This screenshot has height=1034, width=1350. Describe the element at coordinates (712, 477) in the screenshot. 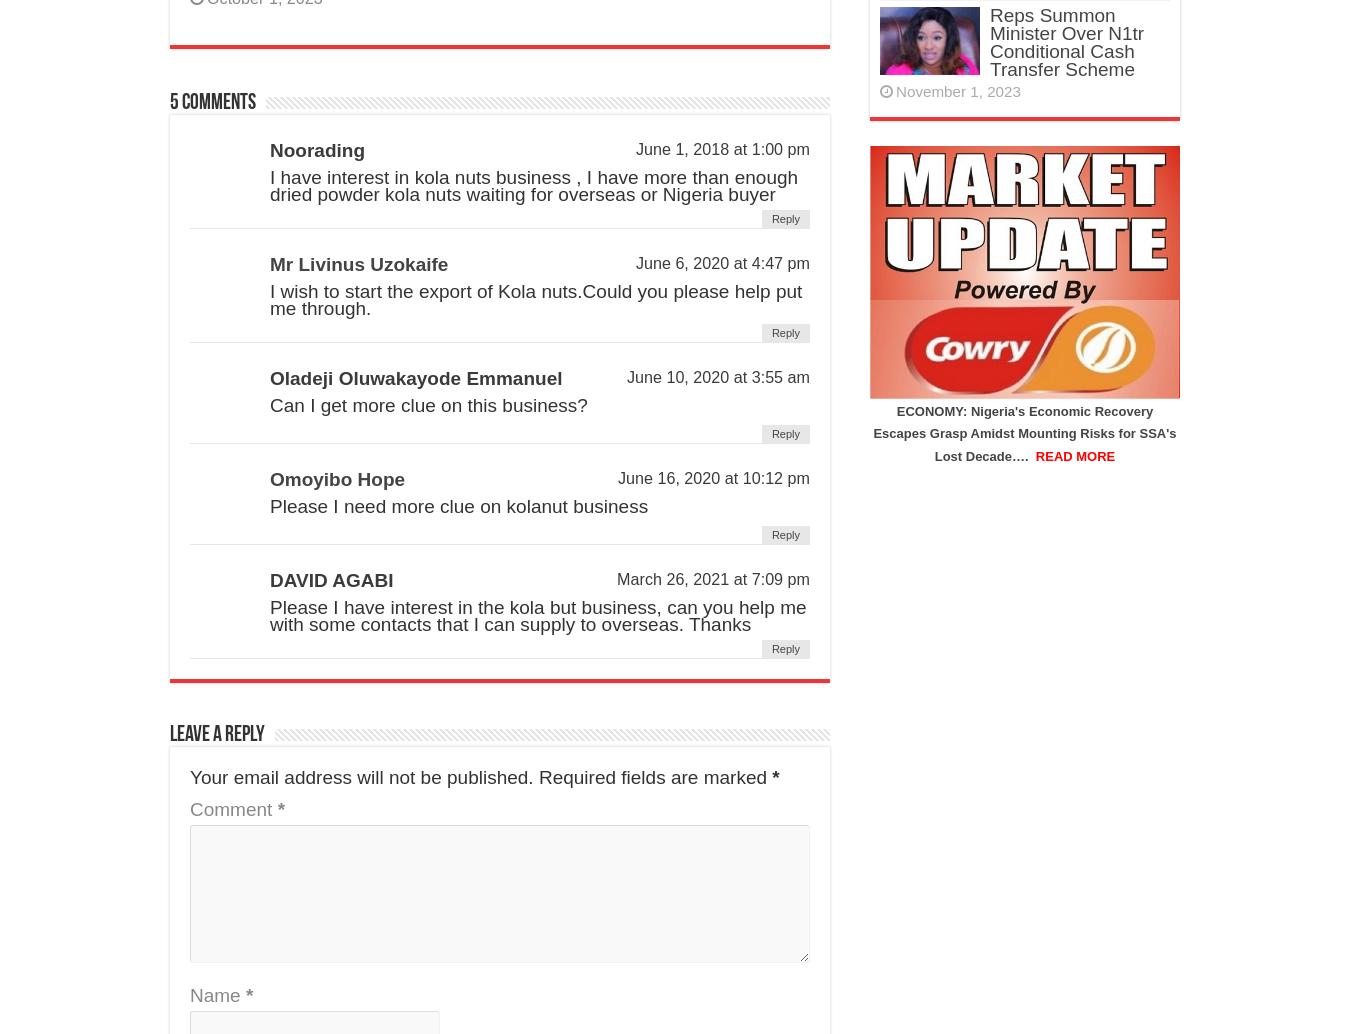

I see `'June 16, 2020 at 10:12 pm'` at that location.